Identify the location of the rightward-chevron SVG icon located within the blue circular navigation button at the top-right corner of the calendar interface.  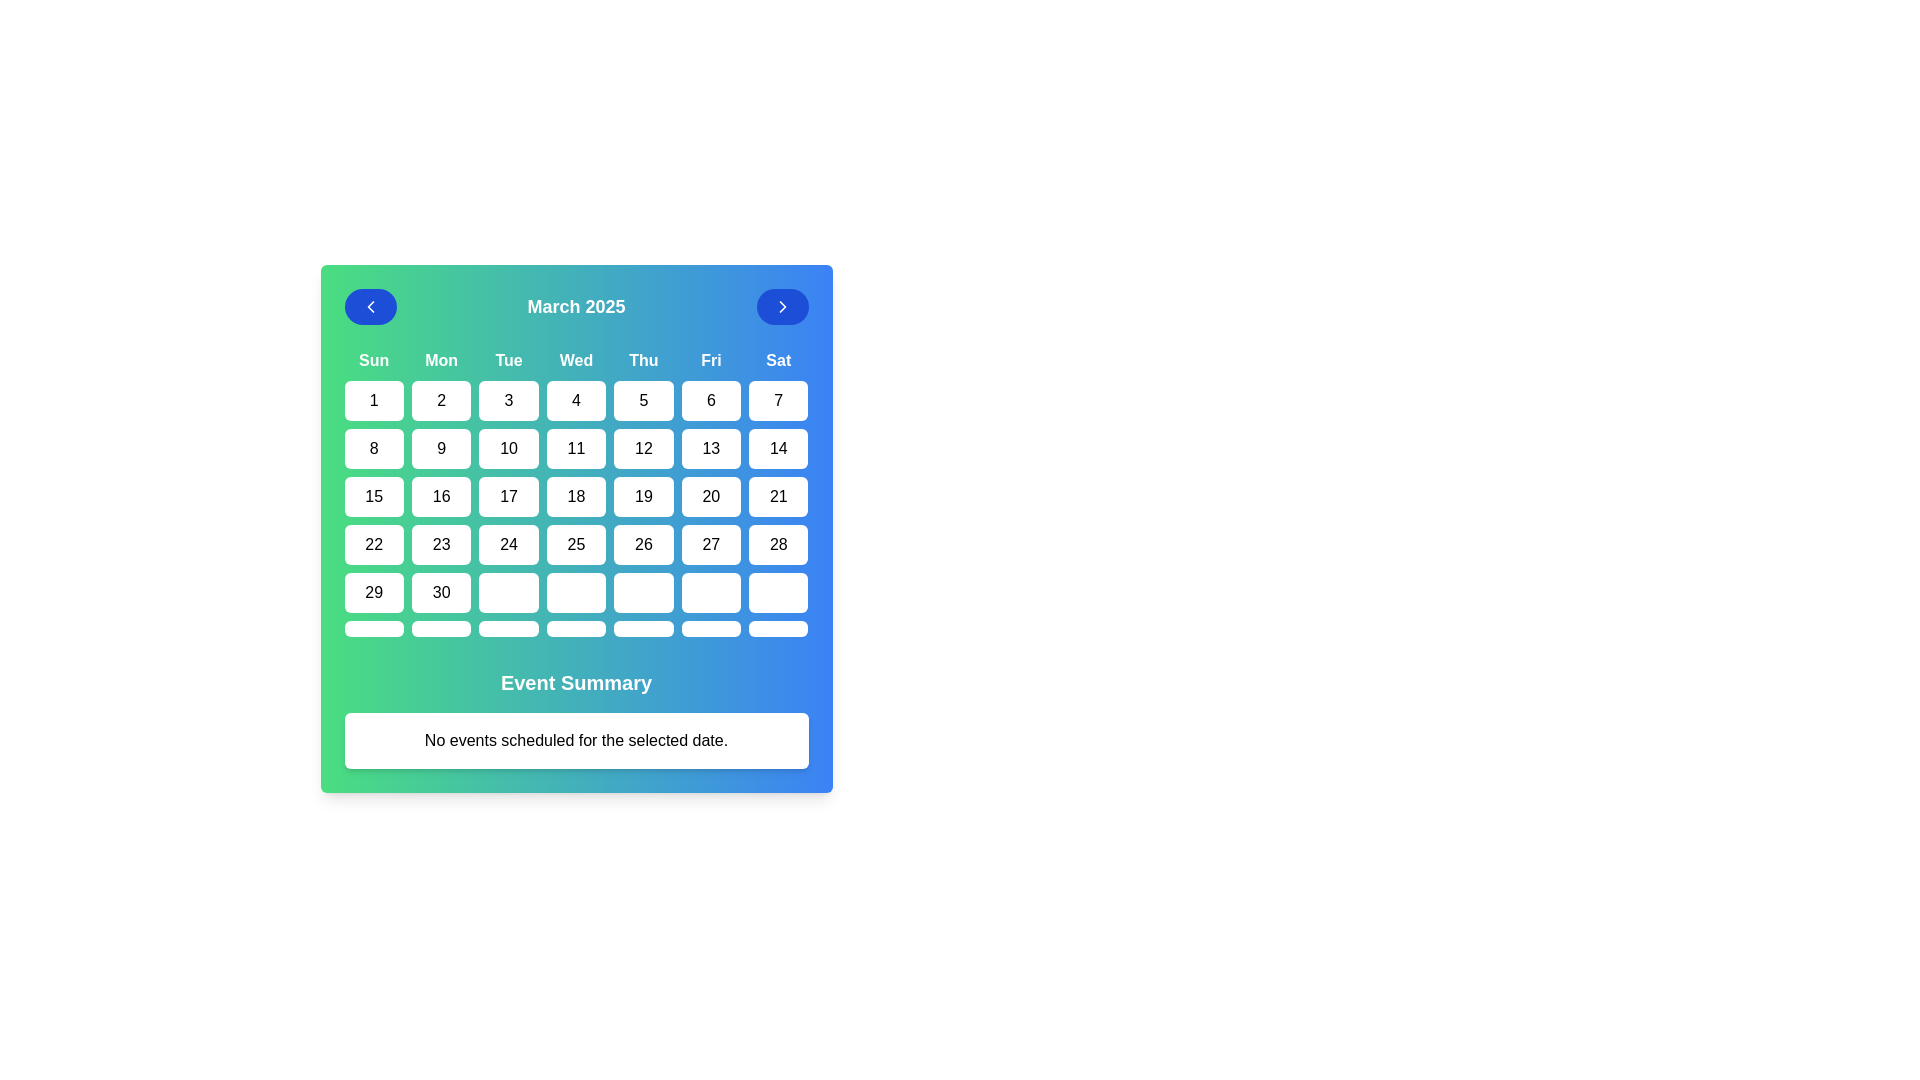
(781, 307).